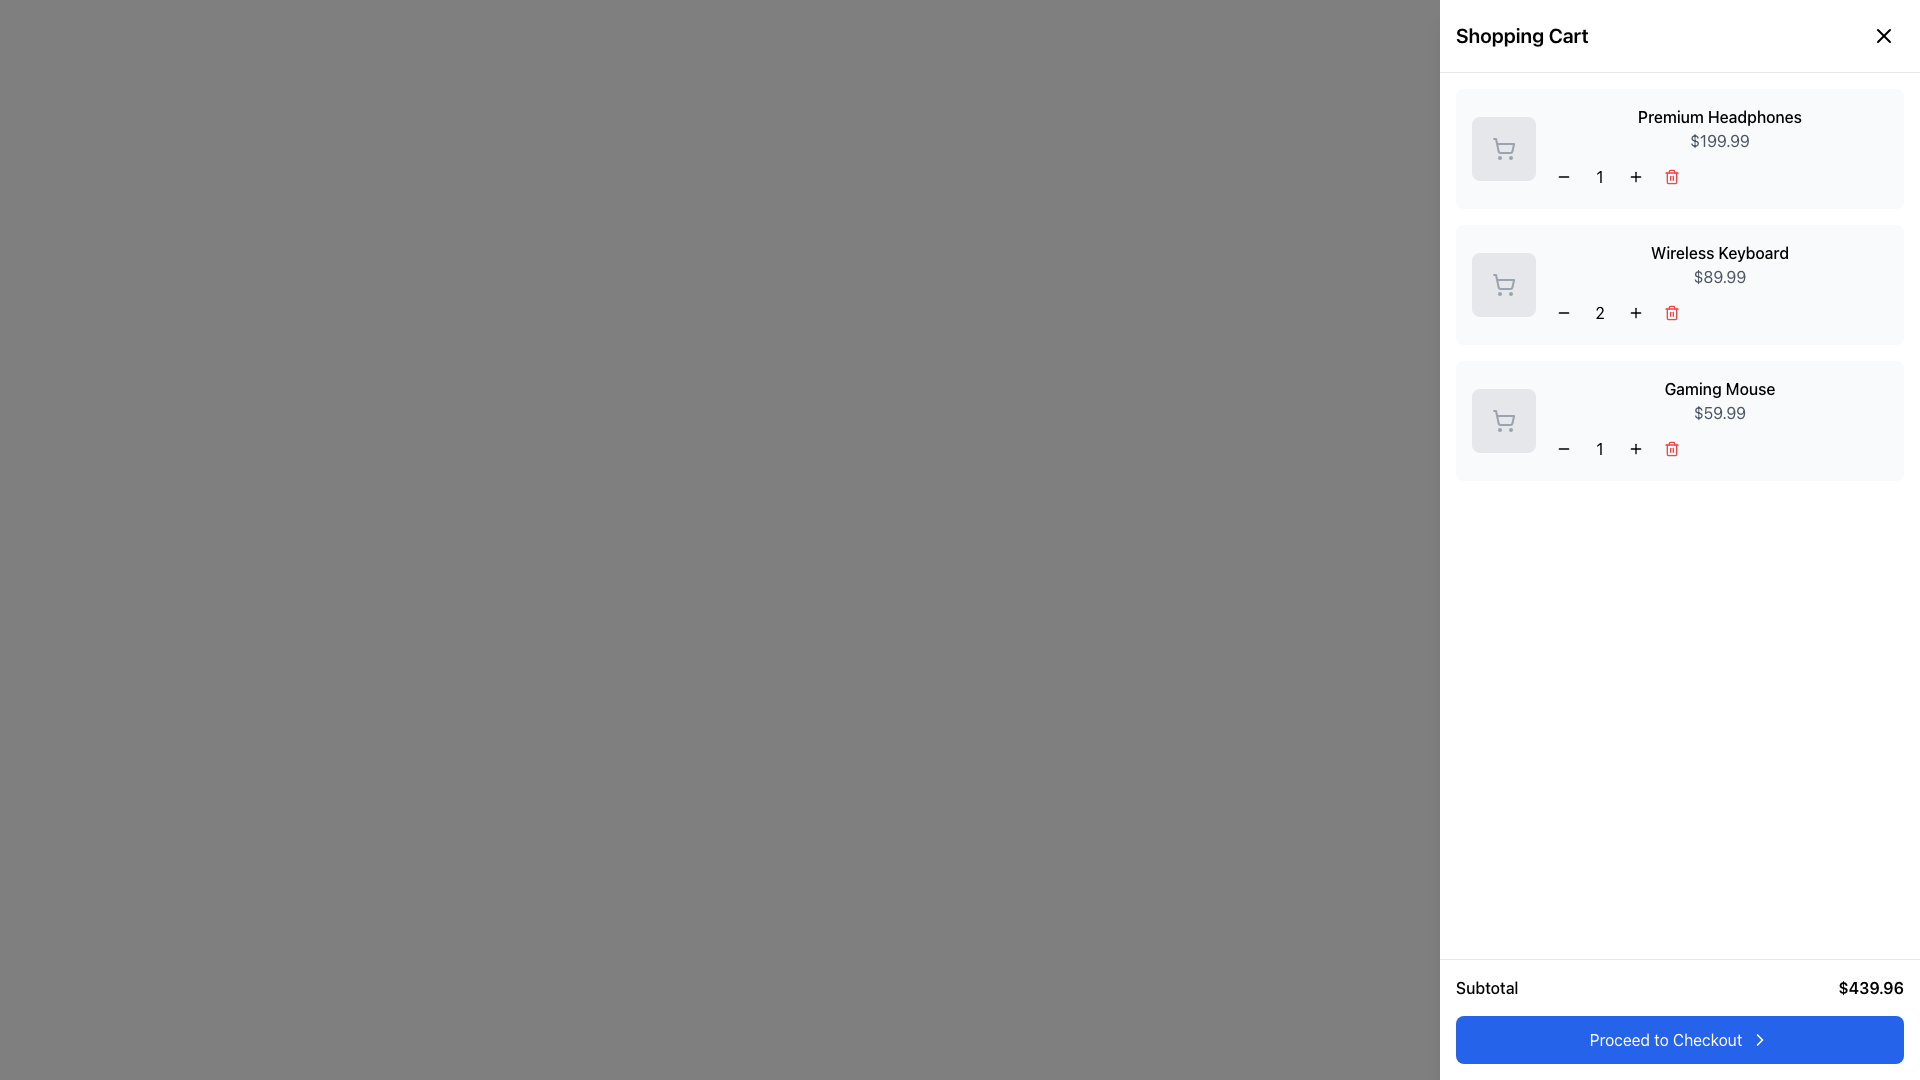  Describe the element at coordinates (1718, 277) in the screenshot. I see `the static text label displaying the price '$89.99' located beneath the product title 'Wireless Keyboard' in the shopping cart UI` at that location.